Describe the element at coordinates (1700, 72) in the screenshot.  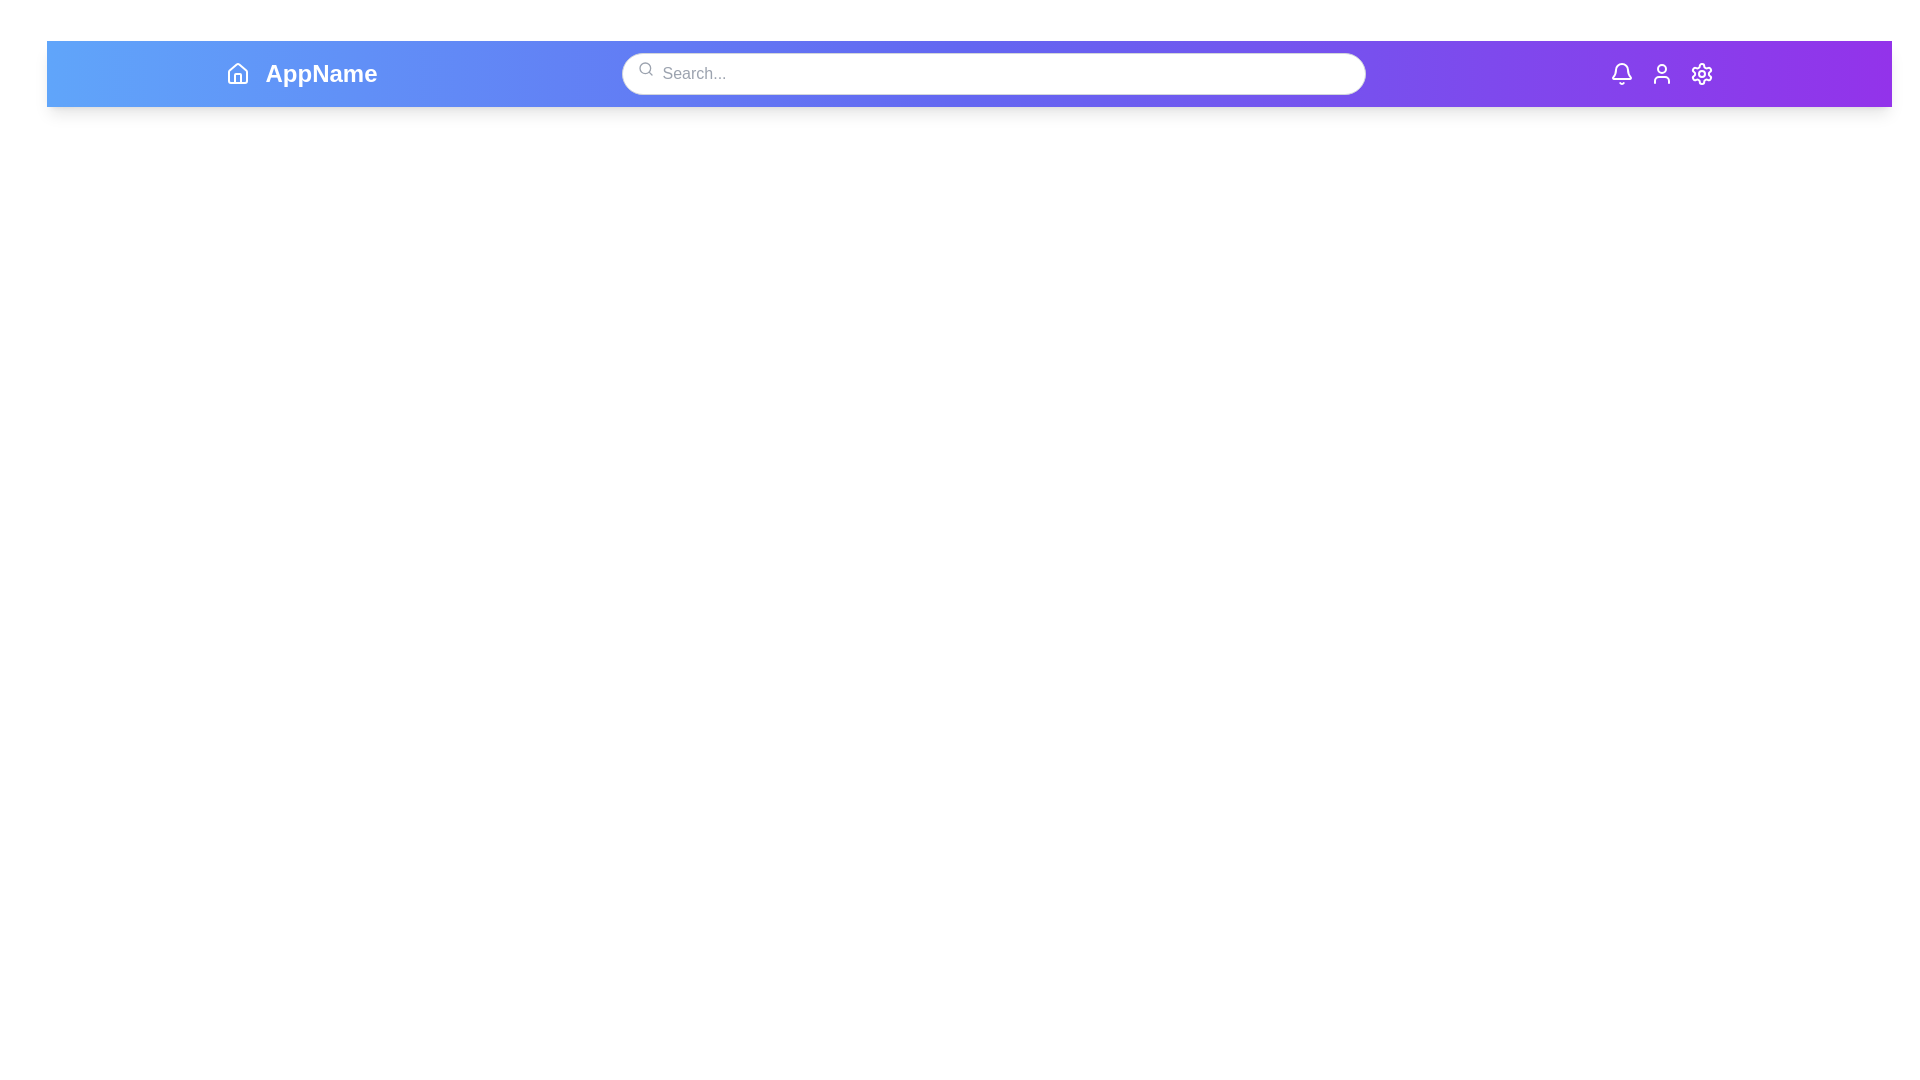
I see `the Settings icon to navigate` at that location.